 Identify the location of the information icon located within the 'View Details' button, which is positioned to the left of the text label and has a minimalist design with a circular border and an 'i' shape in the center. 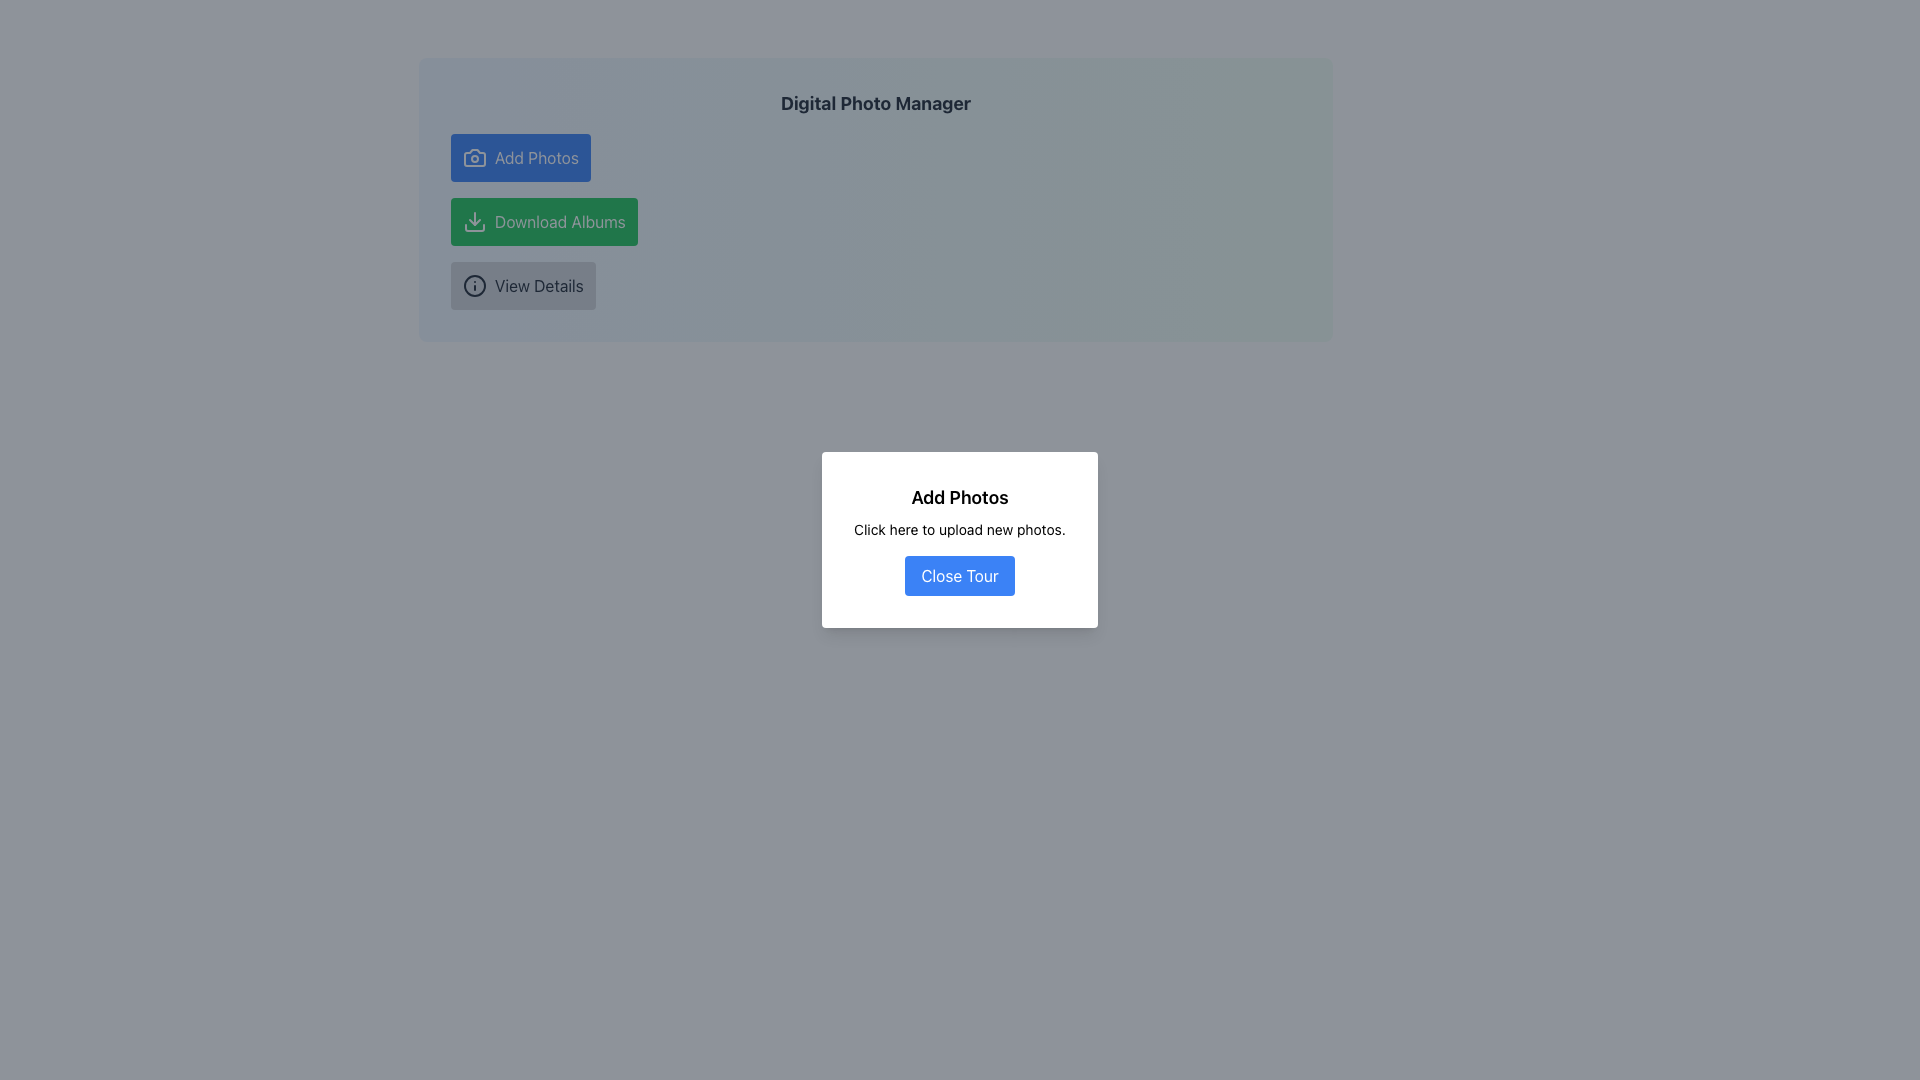
(474, 285).